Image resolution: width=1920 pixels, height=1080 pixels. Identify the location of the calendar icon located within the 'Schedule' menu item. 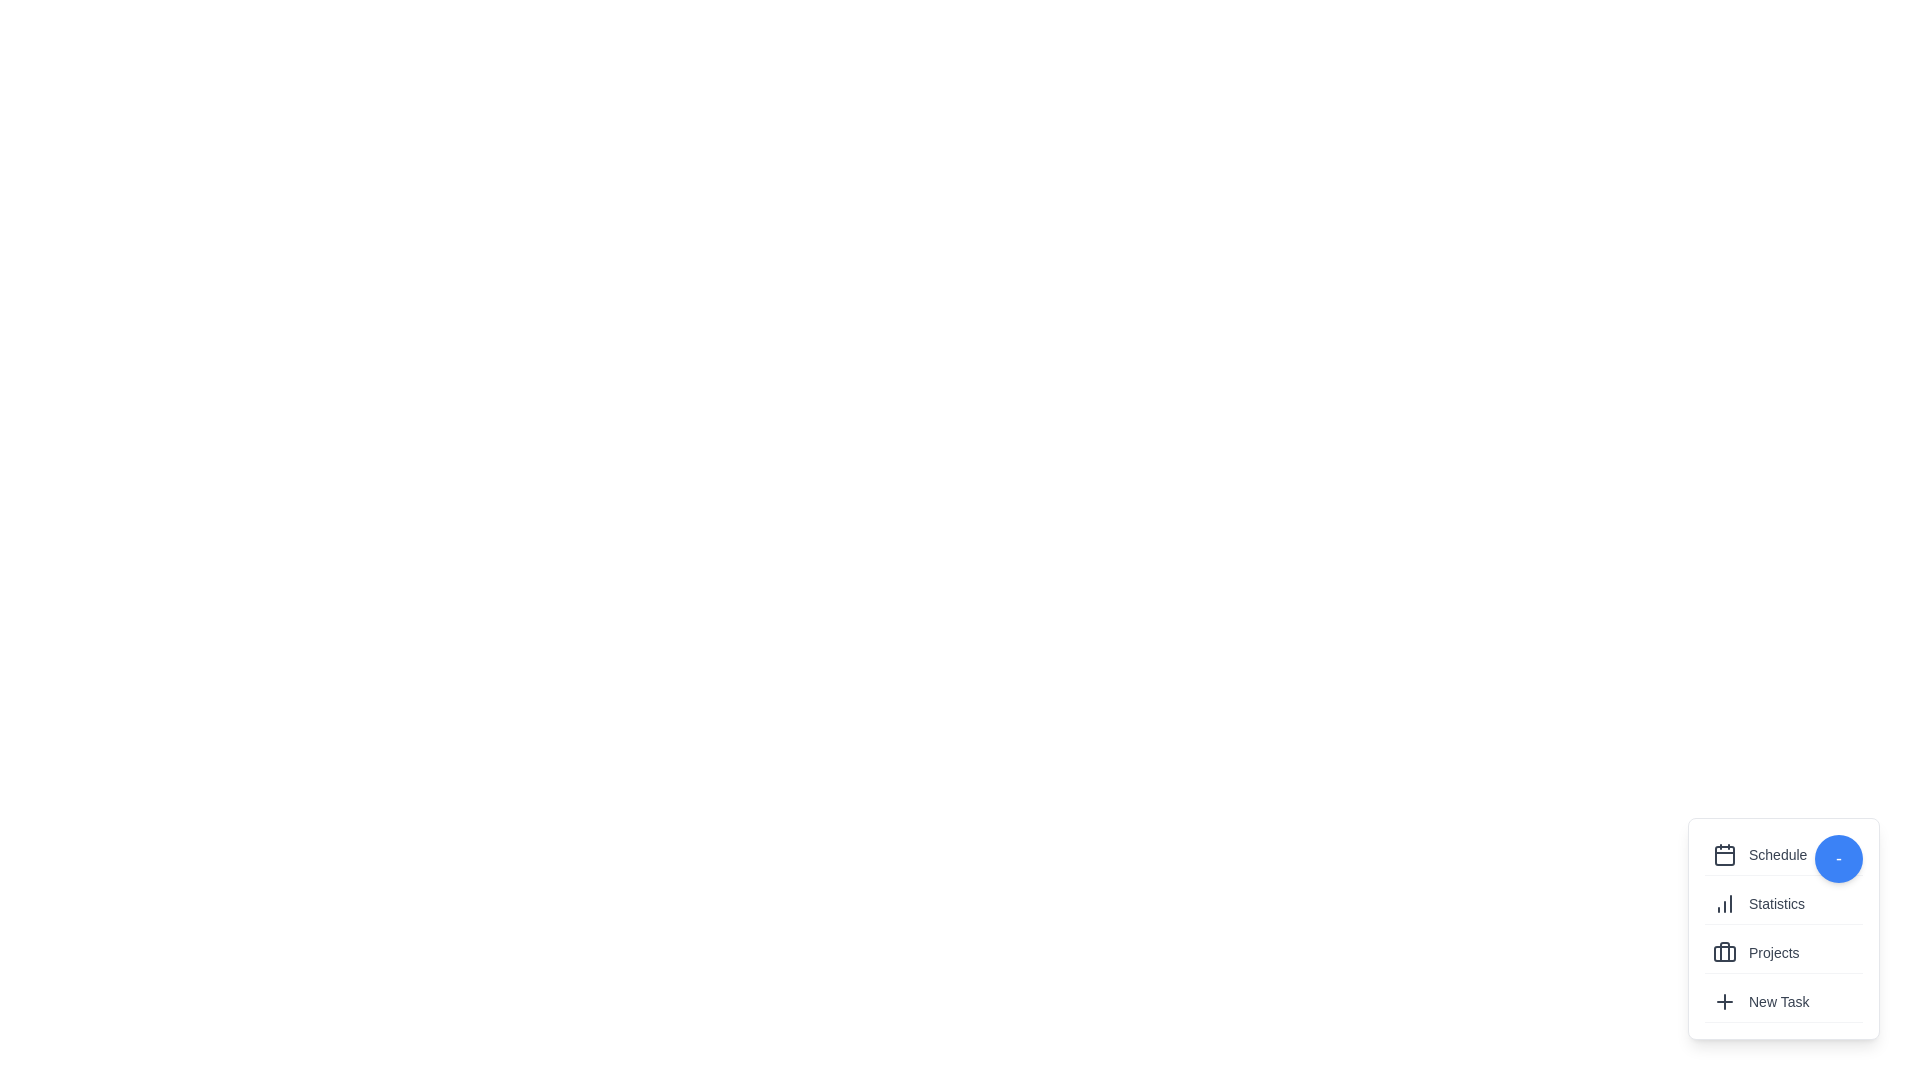
(1723, 855).